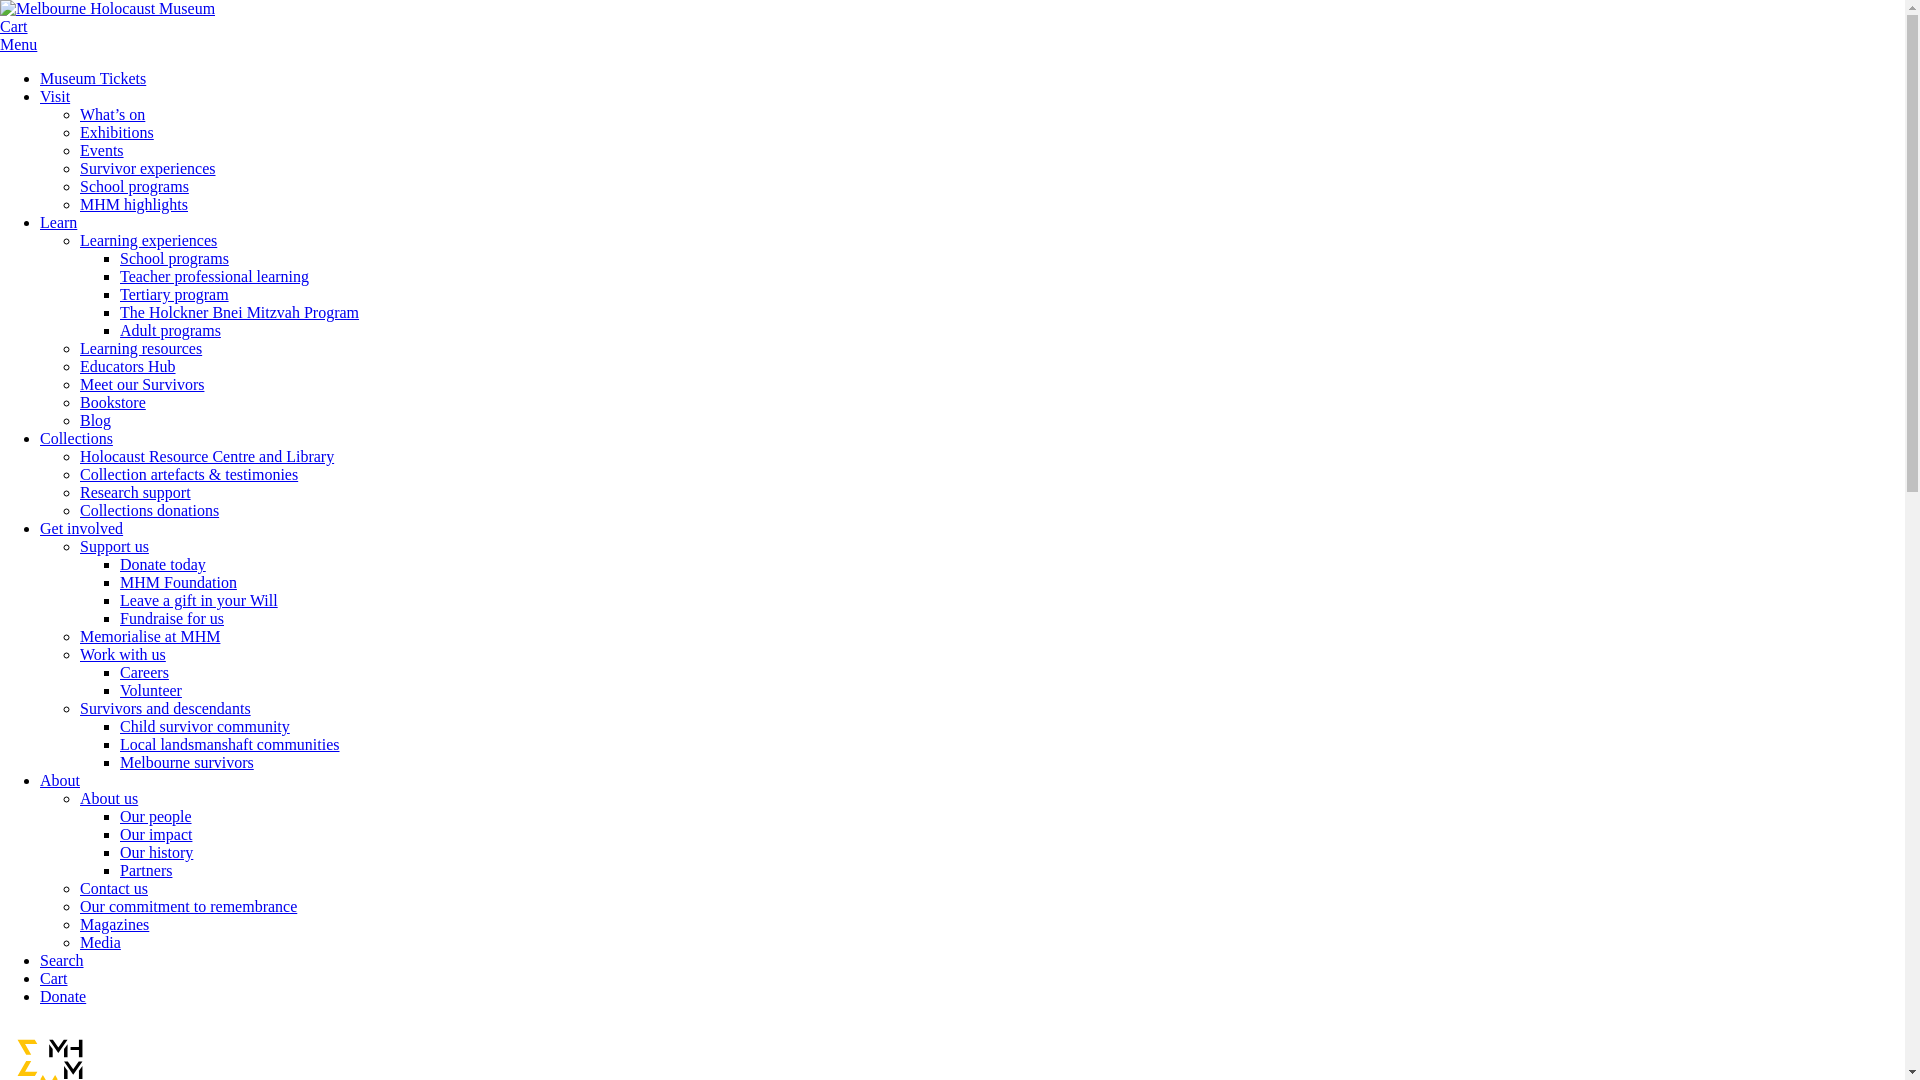  I want to click on 'Our commitment to remembrance', so click(188, 906).